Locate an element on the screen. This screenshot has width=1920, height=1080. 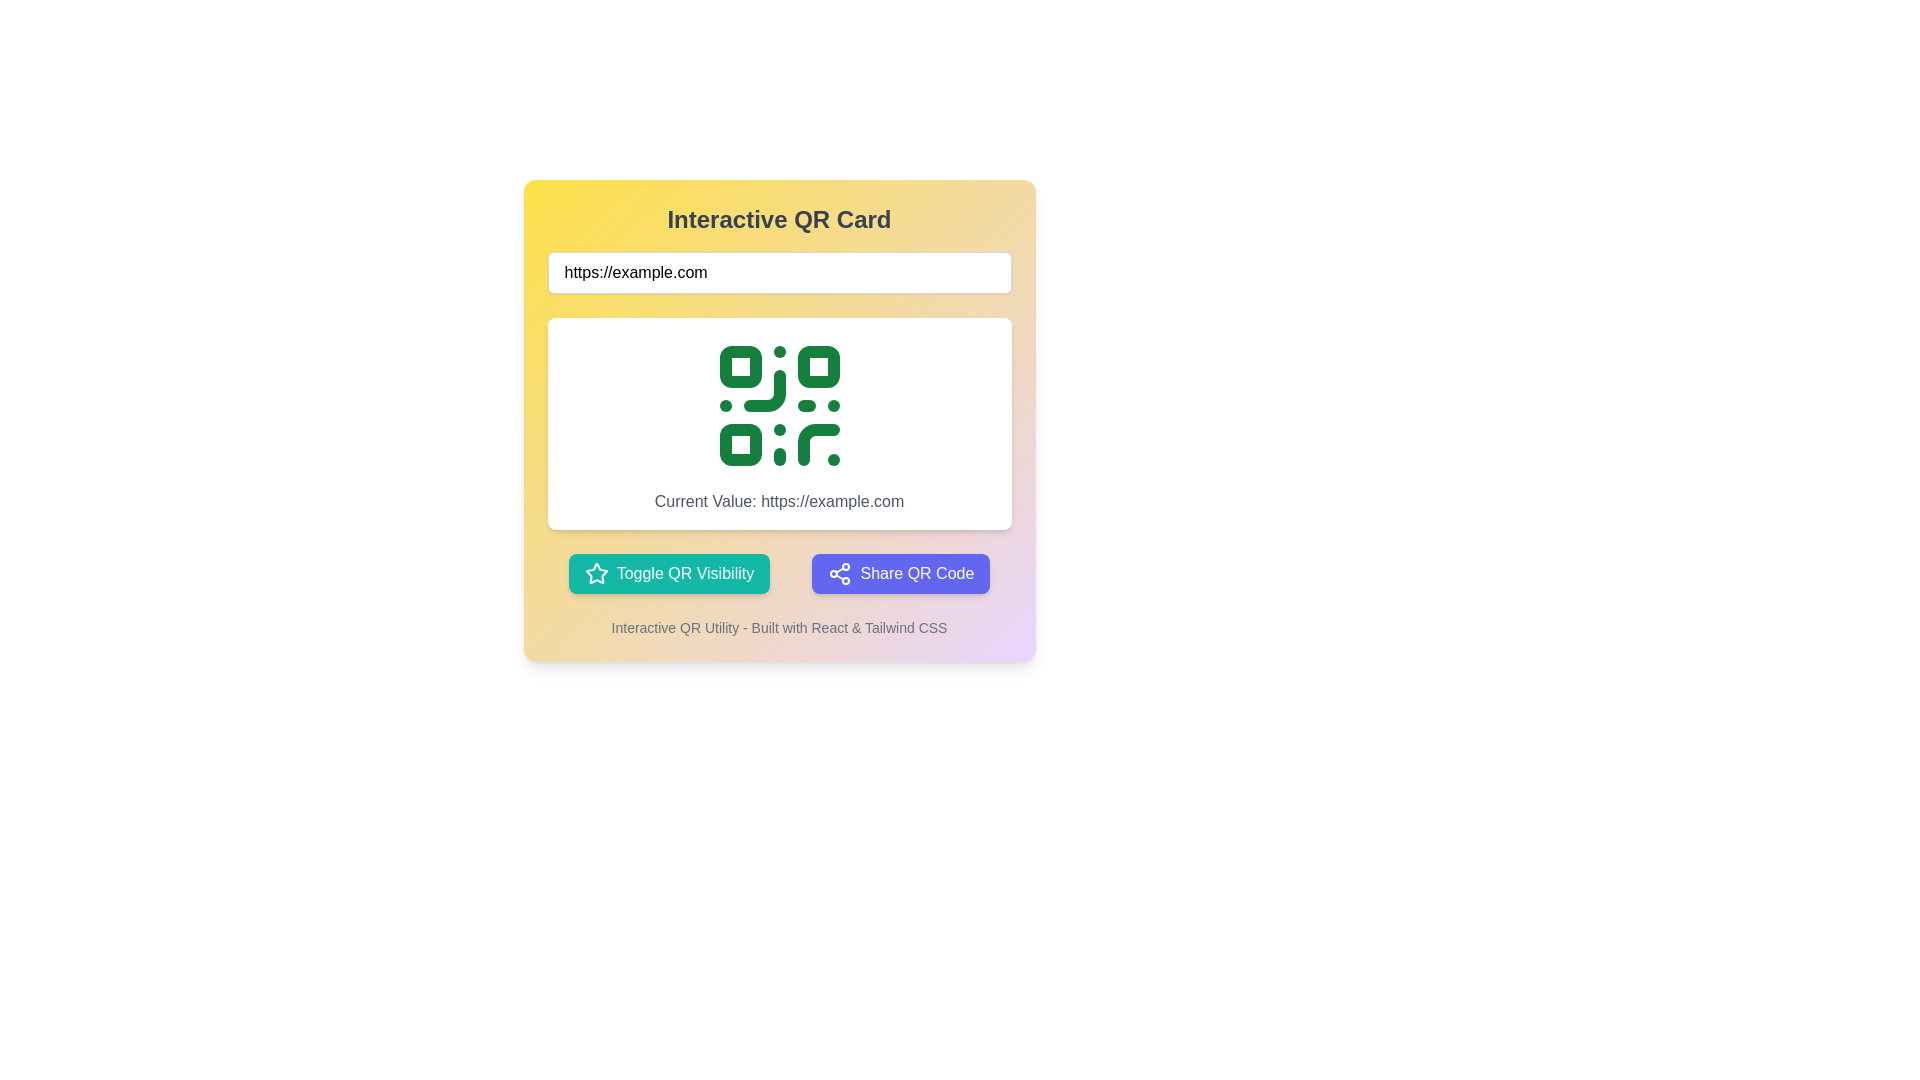
the first button on the left in the horizontal group of interactive buttons at the bottom of the card is located at coordinates (669, 574).